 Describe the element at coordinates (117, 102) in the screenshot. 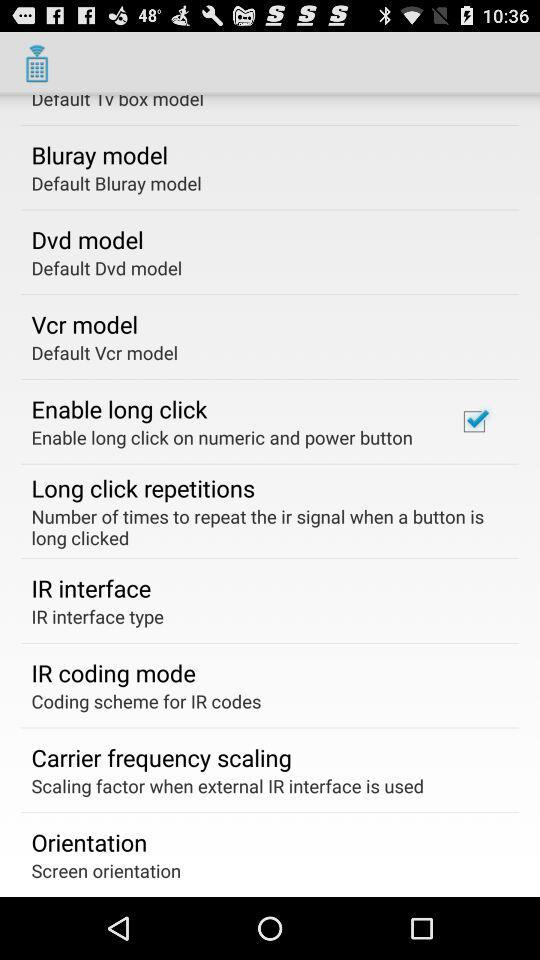

I see `default tv box item` at that location.